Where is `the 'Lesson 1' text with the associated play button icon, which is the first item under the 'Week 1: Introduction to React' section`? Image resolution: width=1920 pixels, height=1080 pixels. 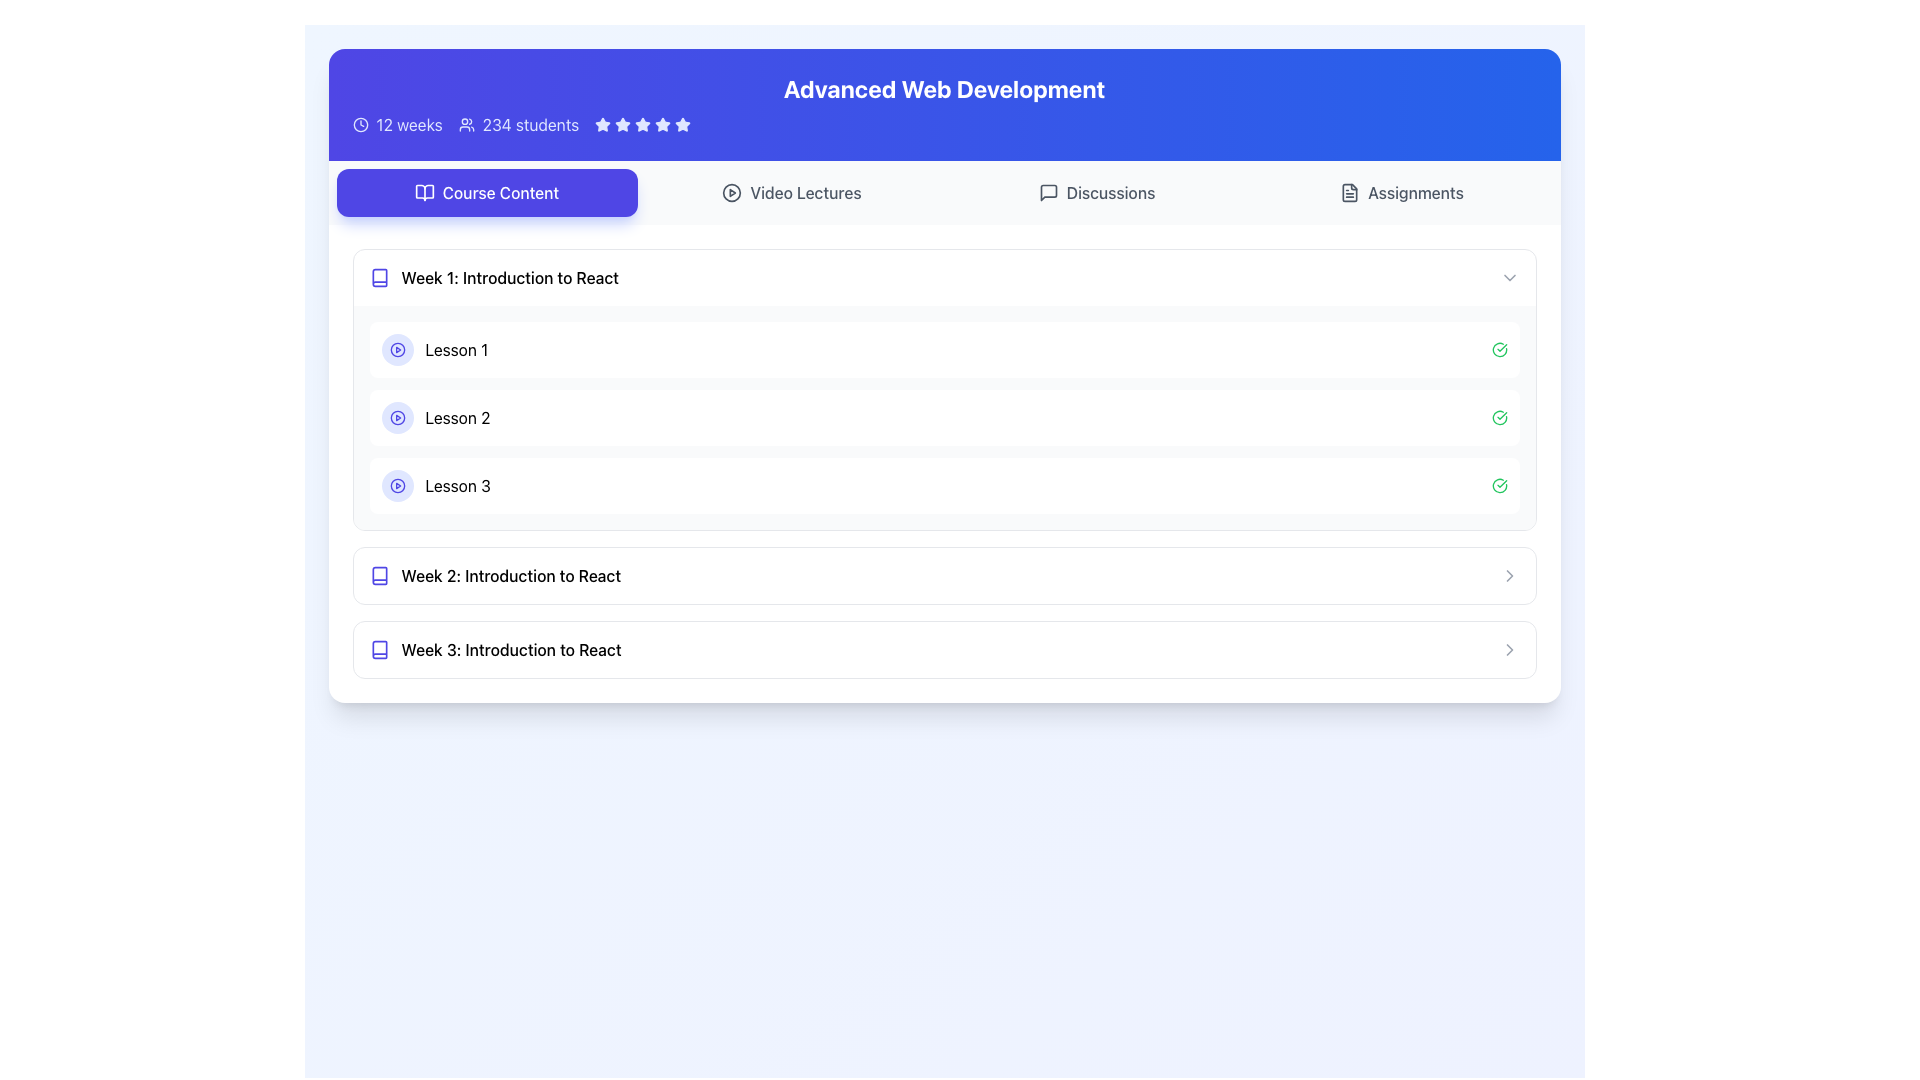
the 'Lesson 1' text with the associated play button icon, which is the first item under the 'Week 1: Introduction to React' section is located at coordinates (433, 349).